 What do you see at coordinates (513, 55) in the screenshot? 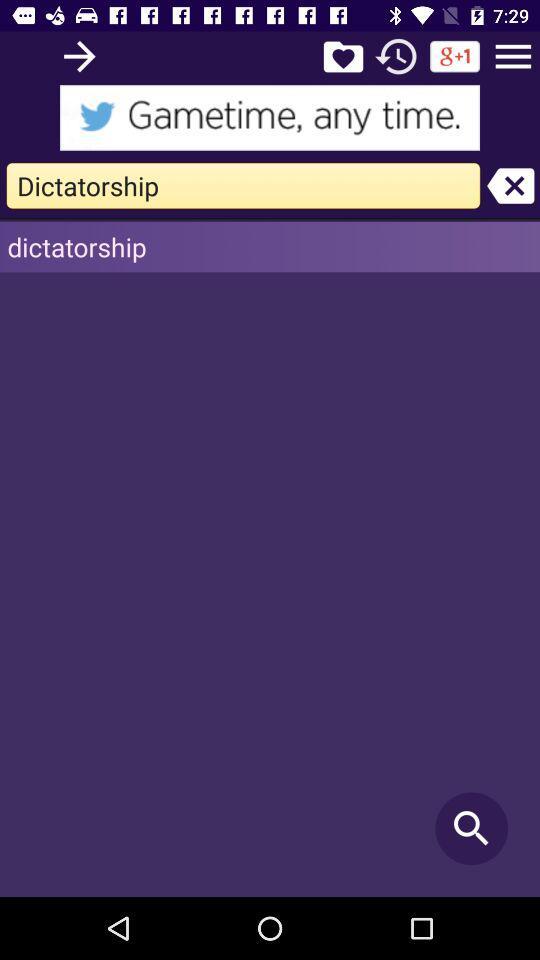
I see `the menu icon` at bounding box center [513, 55].